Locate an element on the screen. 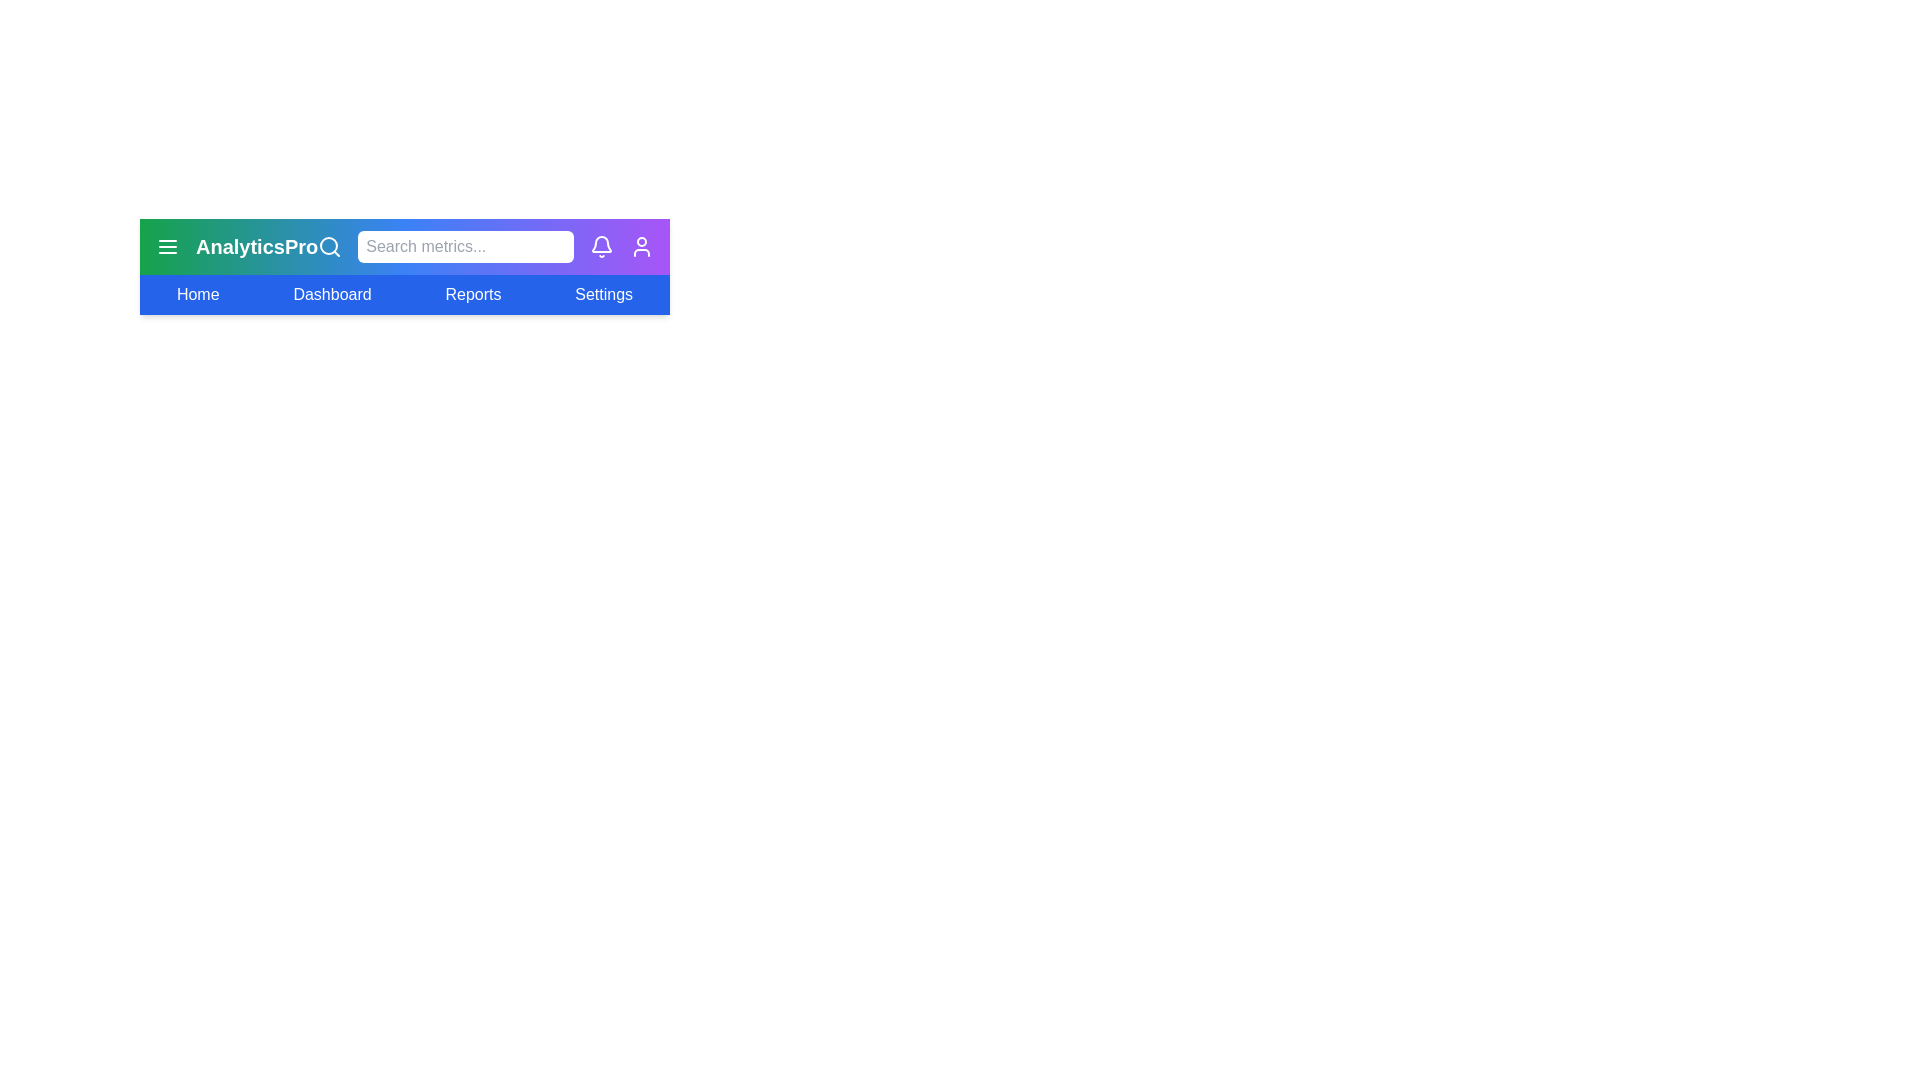  the menu option labeled Home to select it is located at coordinates (197, 294).